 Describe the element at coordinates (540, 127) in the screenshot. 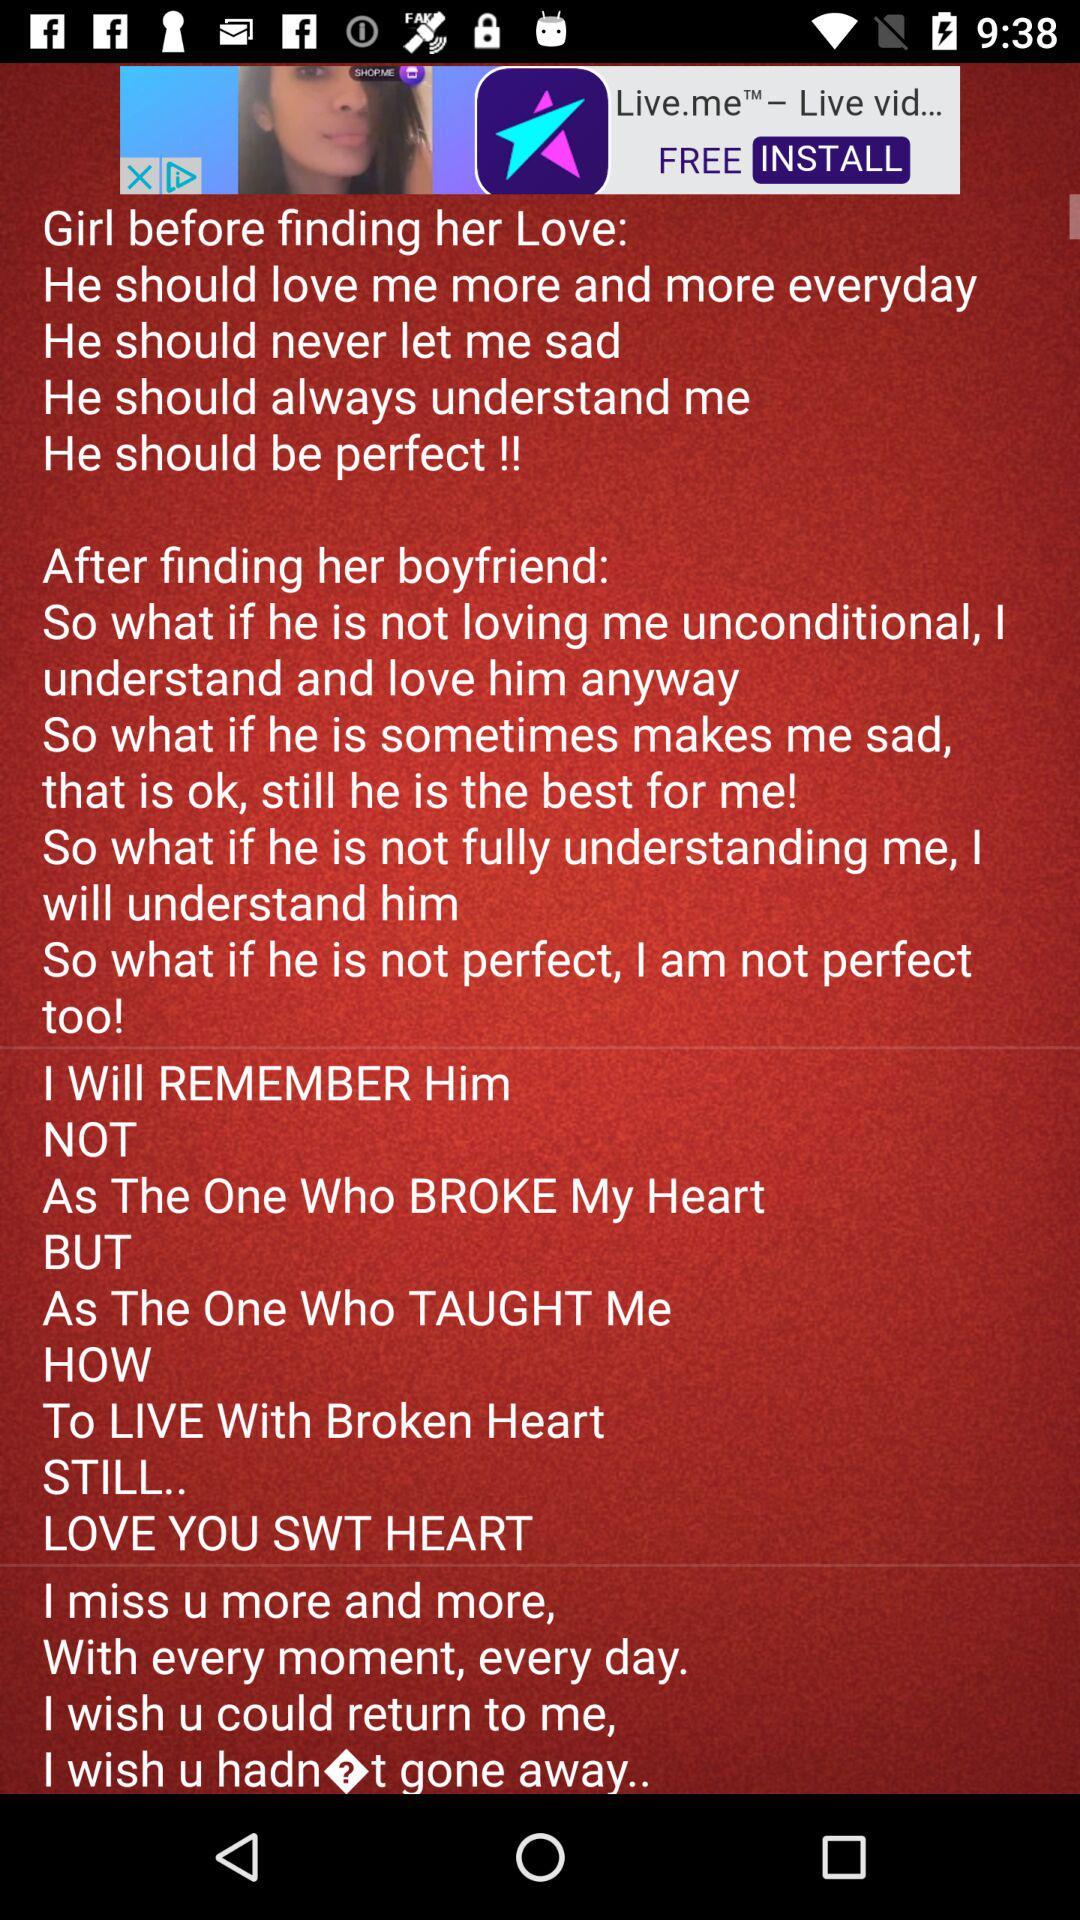

I see `visit advertised website` at that location.